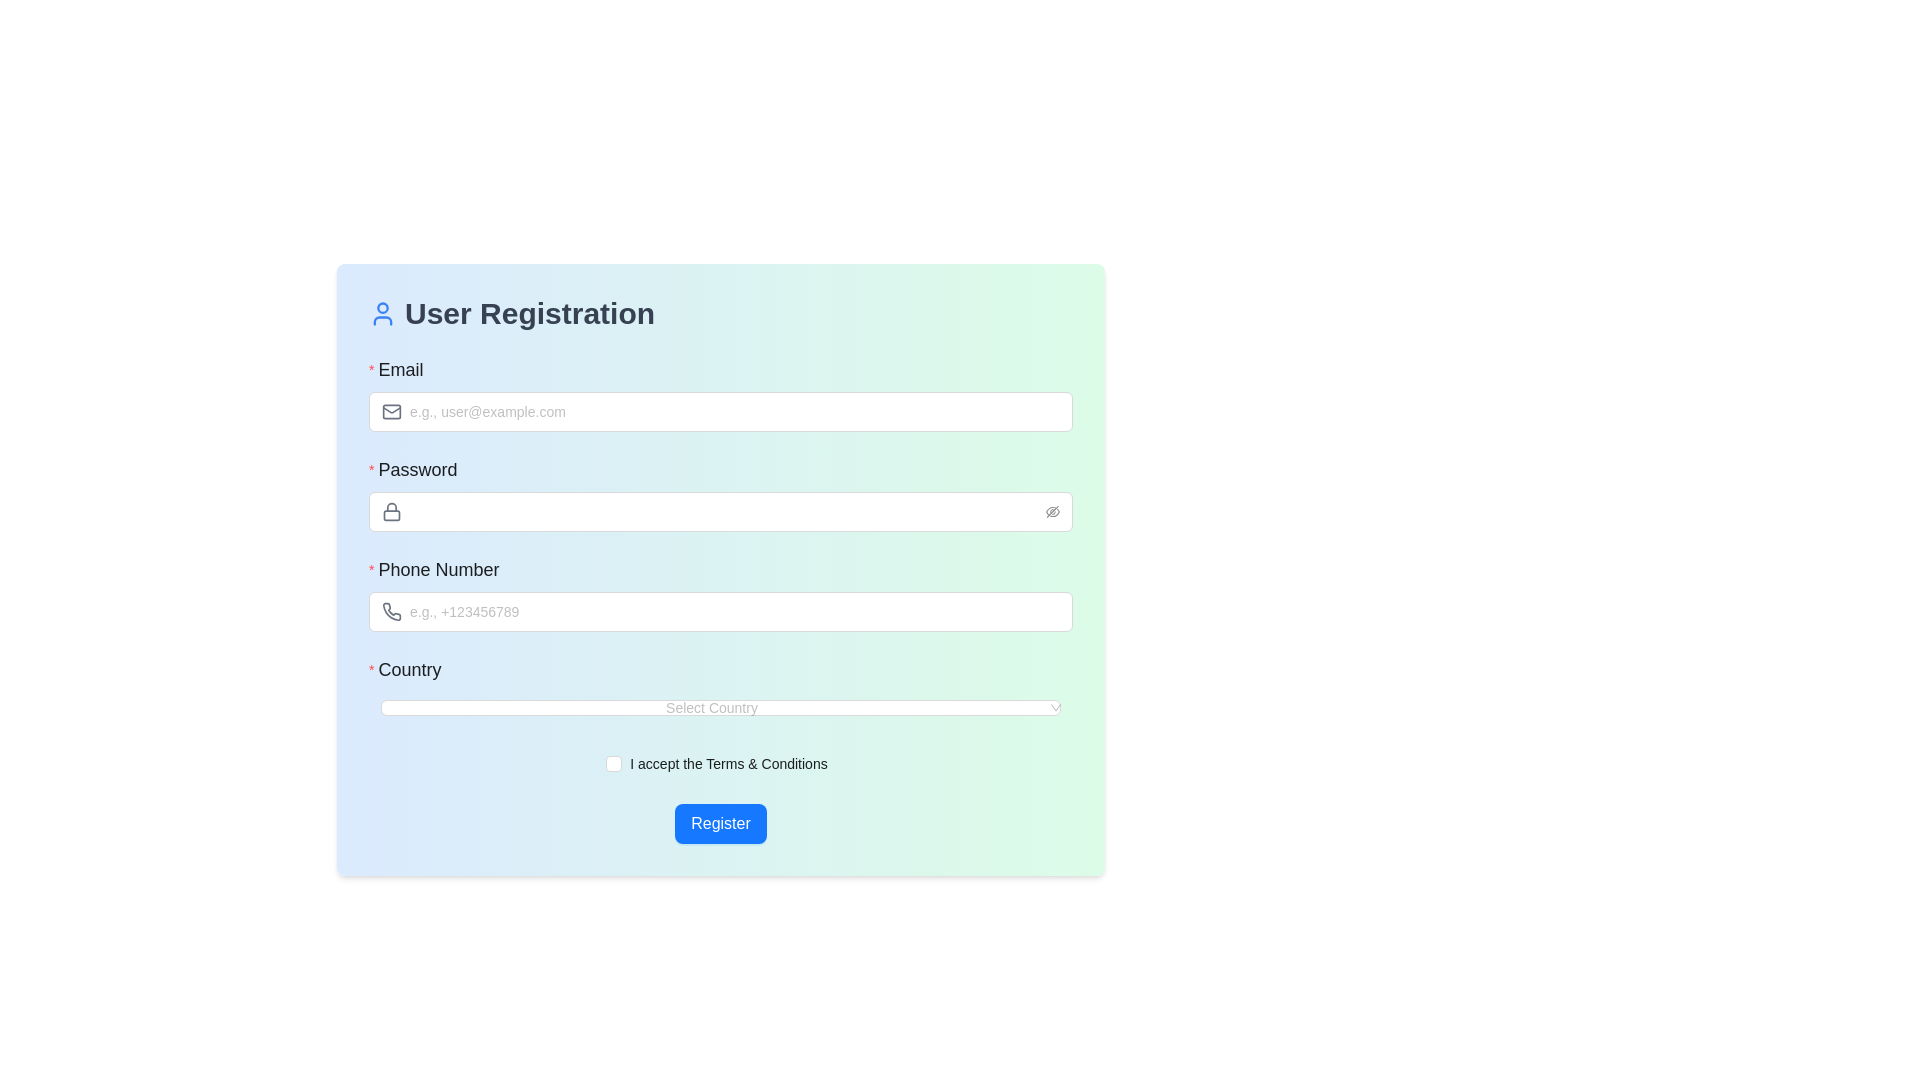 This screenshot has height=1080, width=1920. I want to click on the 'Password' text label, which is styled with a medium font weight and larger size, situated above the password input field in the user registration form, so click(416, 470).